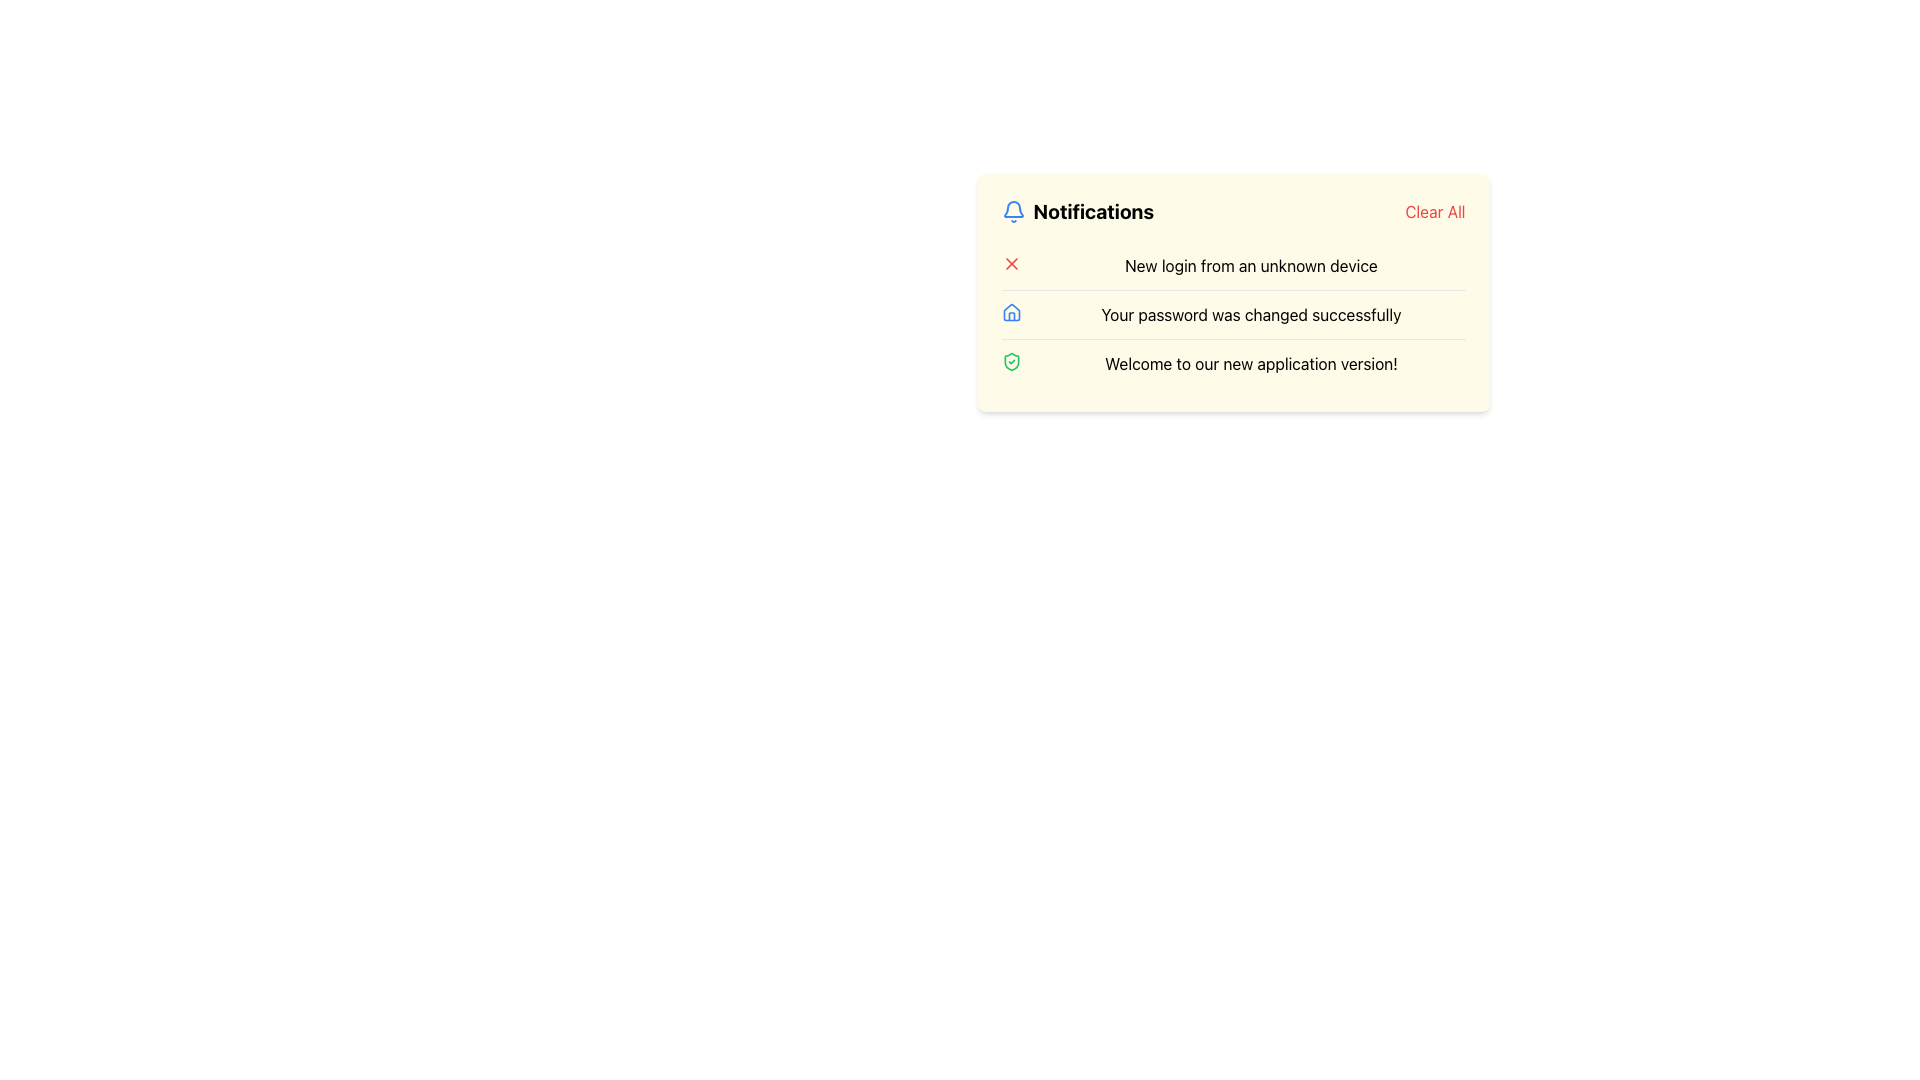 This screenshot has height=1080, width=1920. What do you see at coordinates (1250, 363) in the screenshot?
I see `the text element displaying 'Welcome to our new application version!' in the Notifications panel` at bounding box center [1250, 363].